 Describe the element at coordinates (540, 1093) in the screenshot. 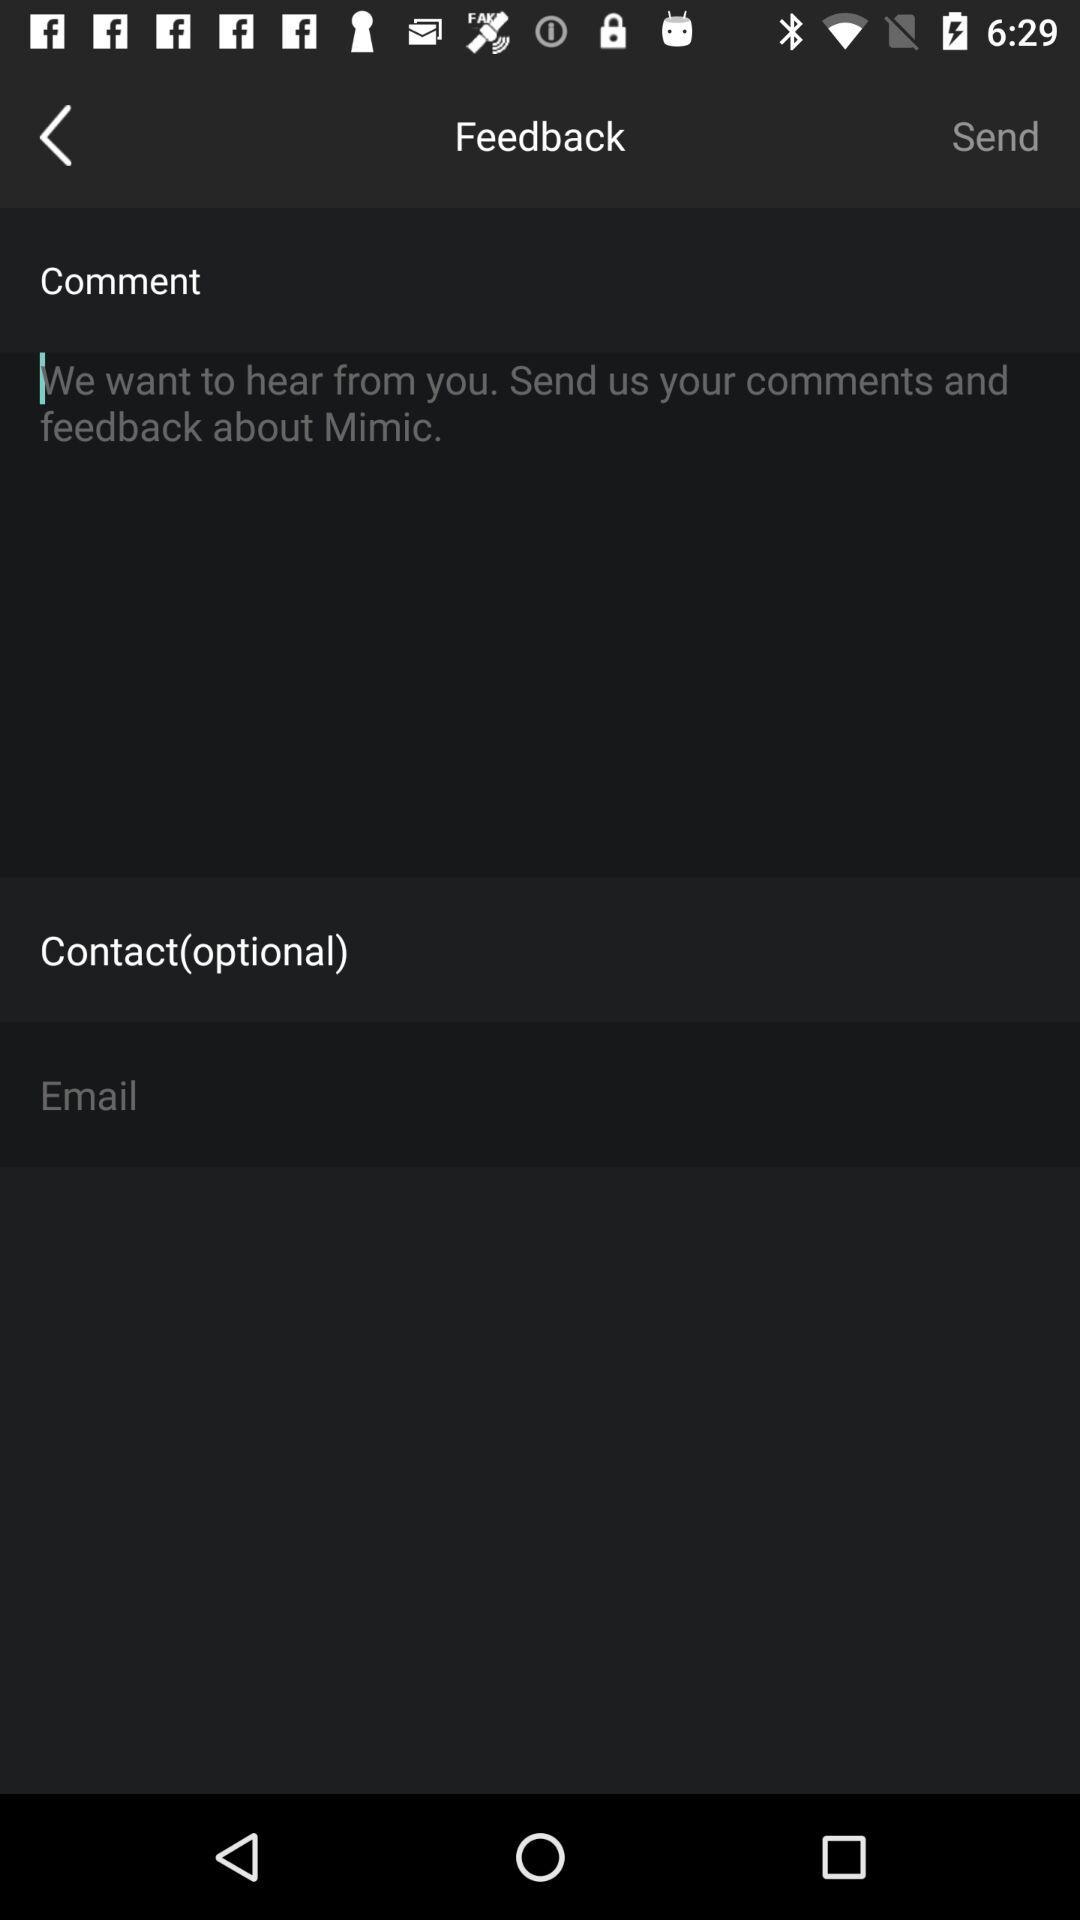

I see `contact email` at that location.